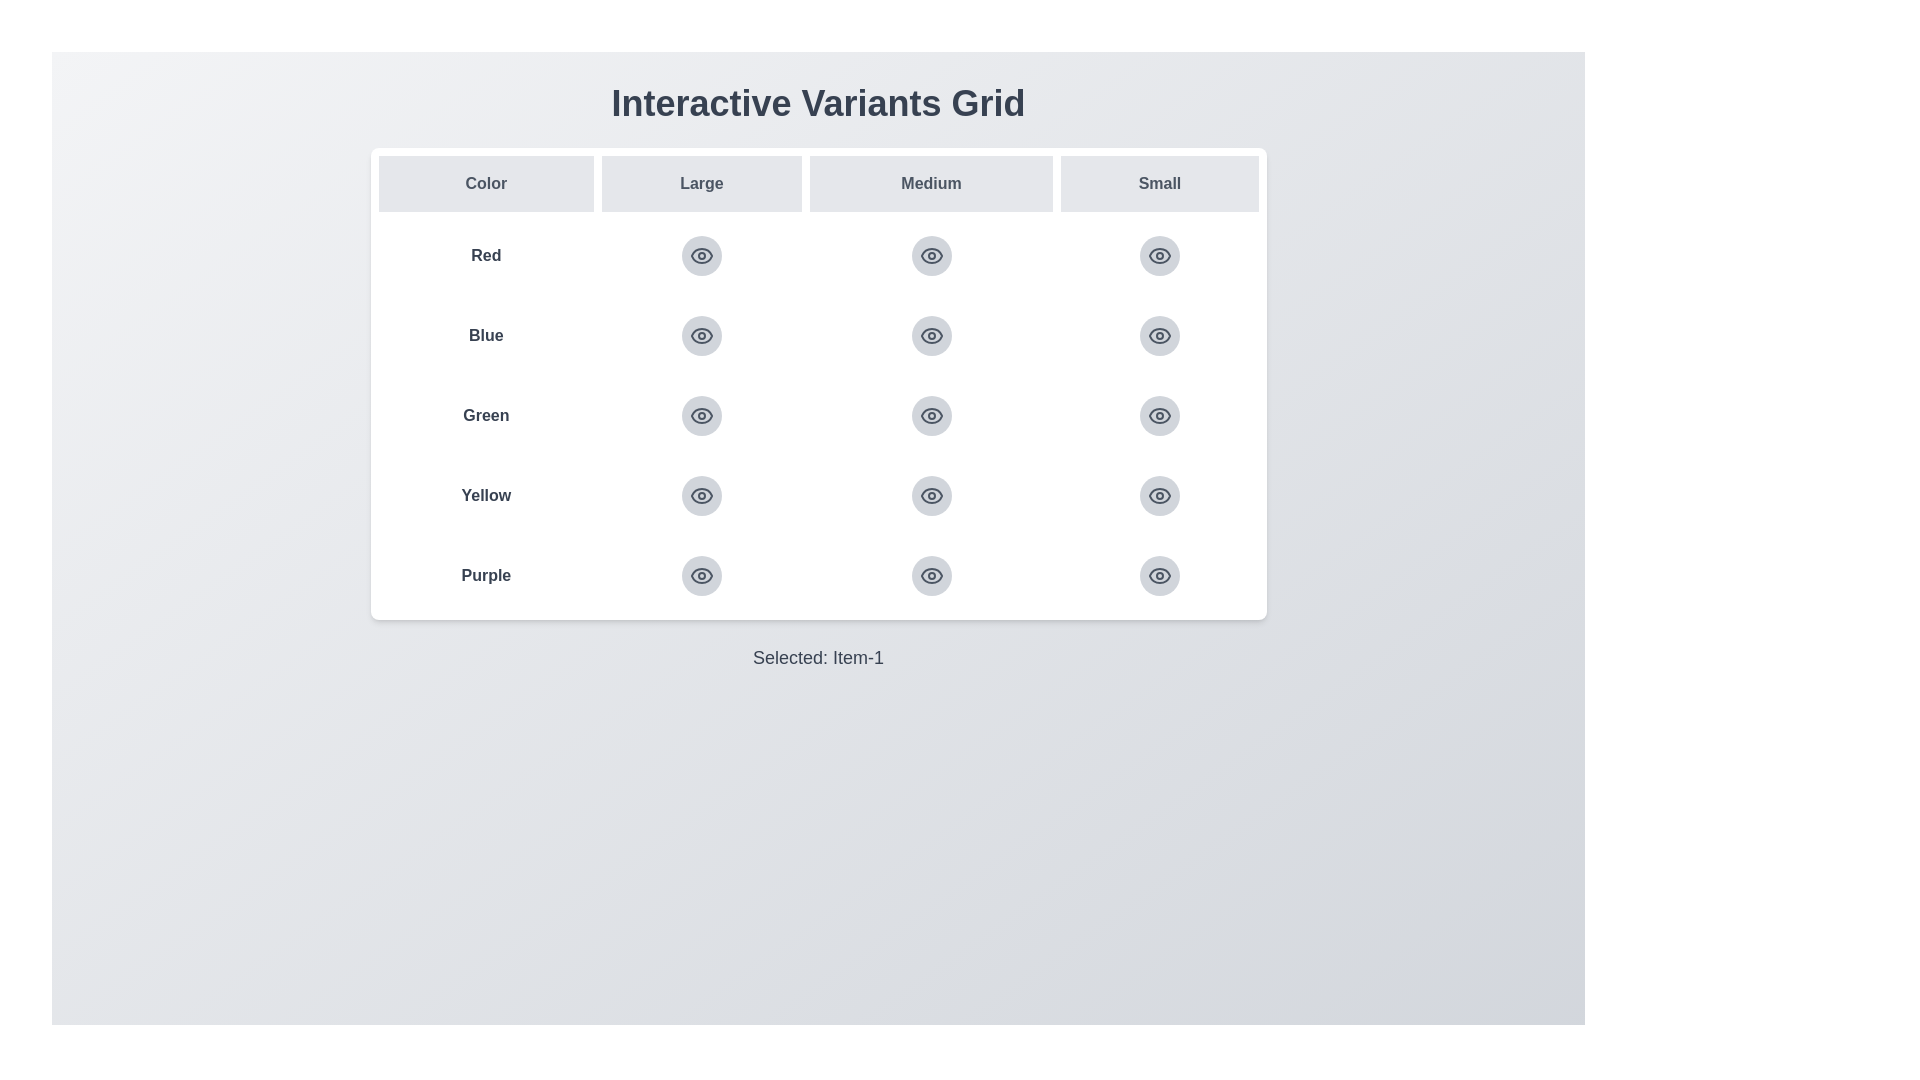 The width and height of the screenshot is (1920, 1080). What do you see at coordinates (1160, 495) in the screenshot?
I see `the circular gray button with a central eye icon located in the last column of the grid layout under the 'Small' label and in the fourth row of the 'Yellow' category` at bounding box center [1160, 495].